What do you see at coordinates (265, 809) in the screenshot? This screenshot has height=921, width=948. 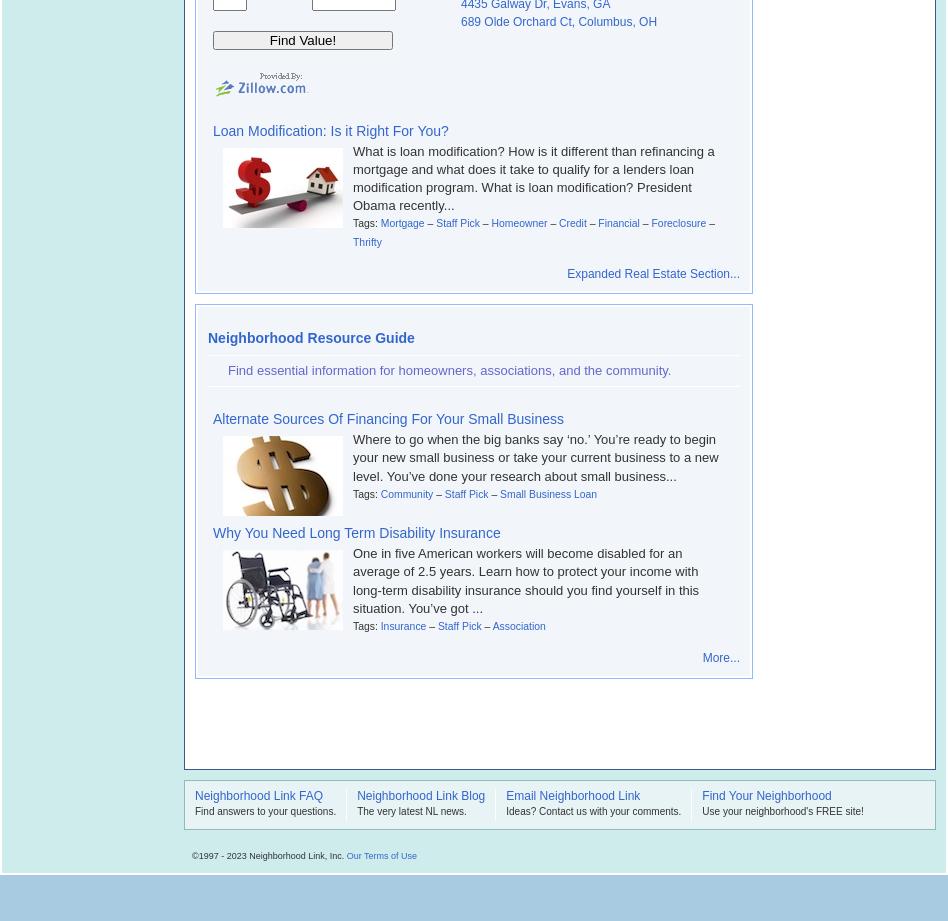 I see `'Find answers to your questions.'` at bounding box center [265, 809].